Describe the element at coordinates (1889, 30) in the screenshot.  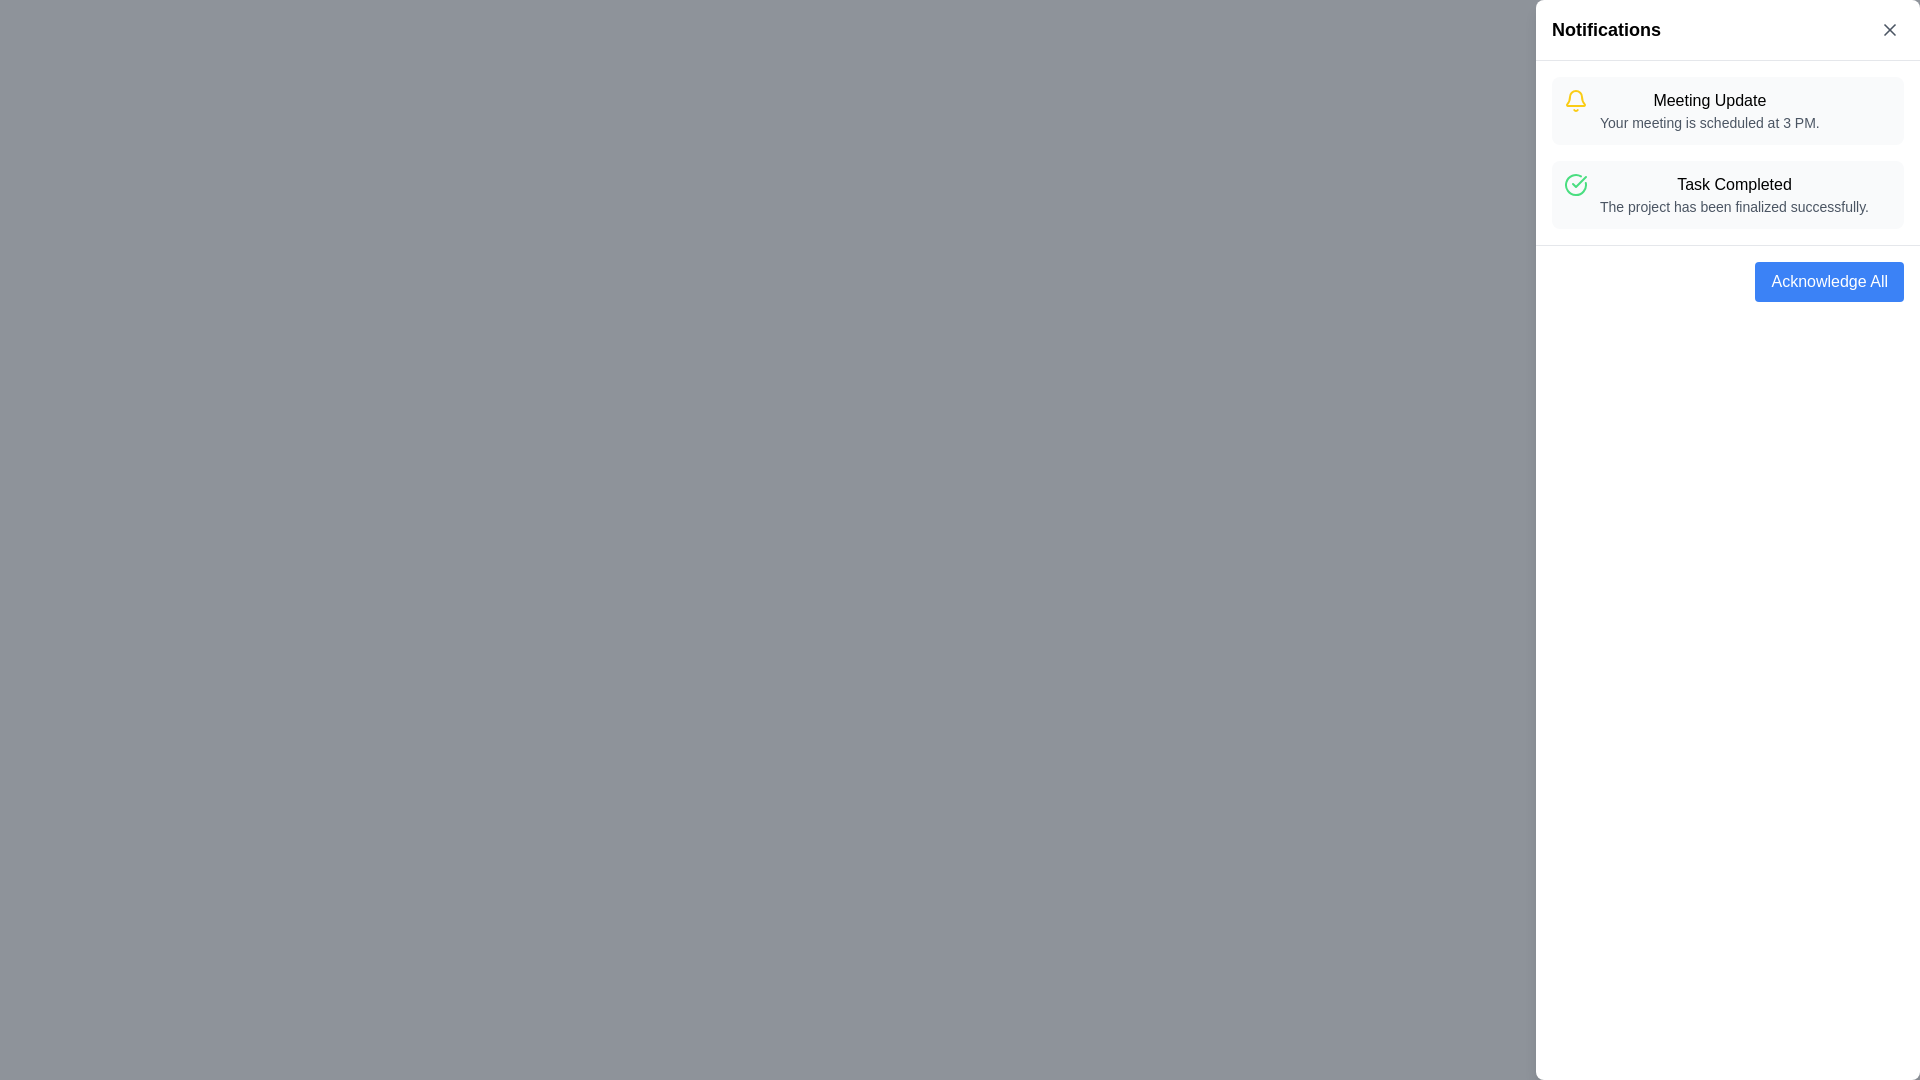
I see `the close button in the top-right corner of the notification pane` at that location.